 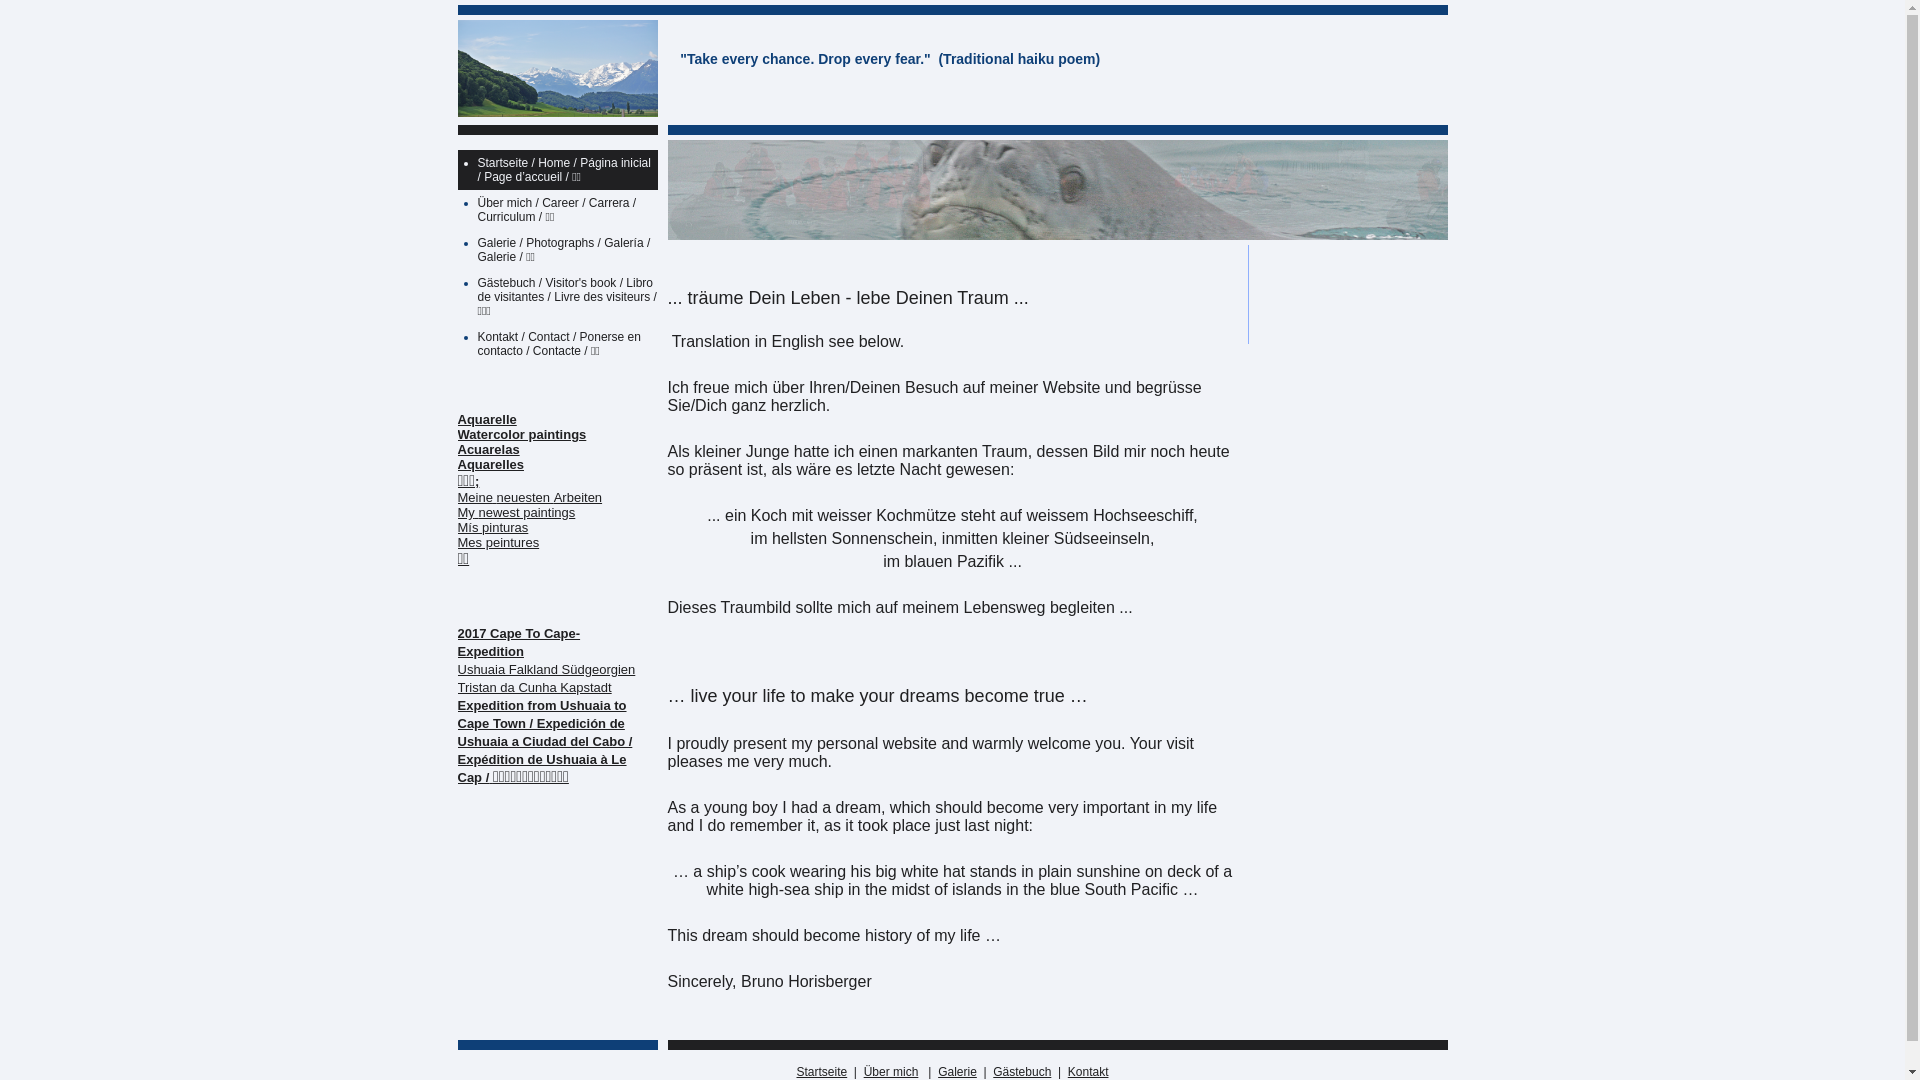 What do you see at coordinates (526, 511) in the screenshot?
I see `'newest paintings'` at bounding box center [526, 511].